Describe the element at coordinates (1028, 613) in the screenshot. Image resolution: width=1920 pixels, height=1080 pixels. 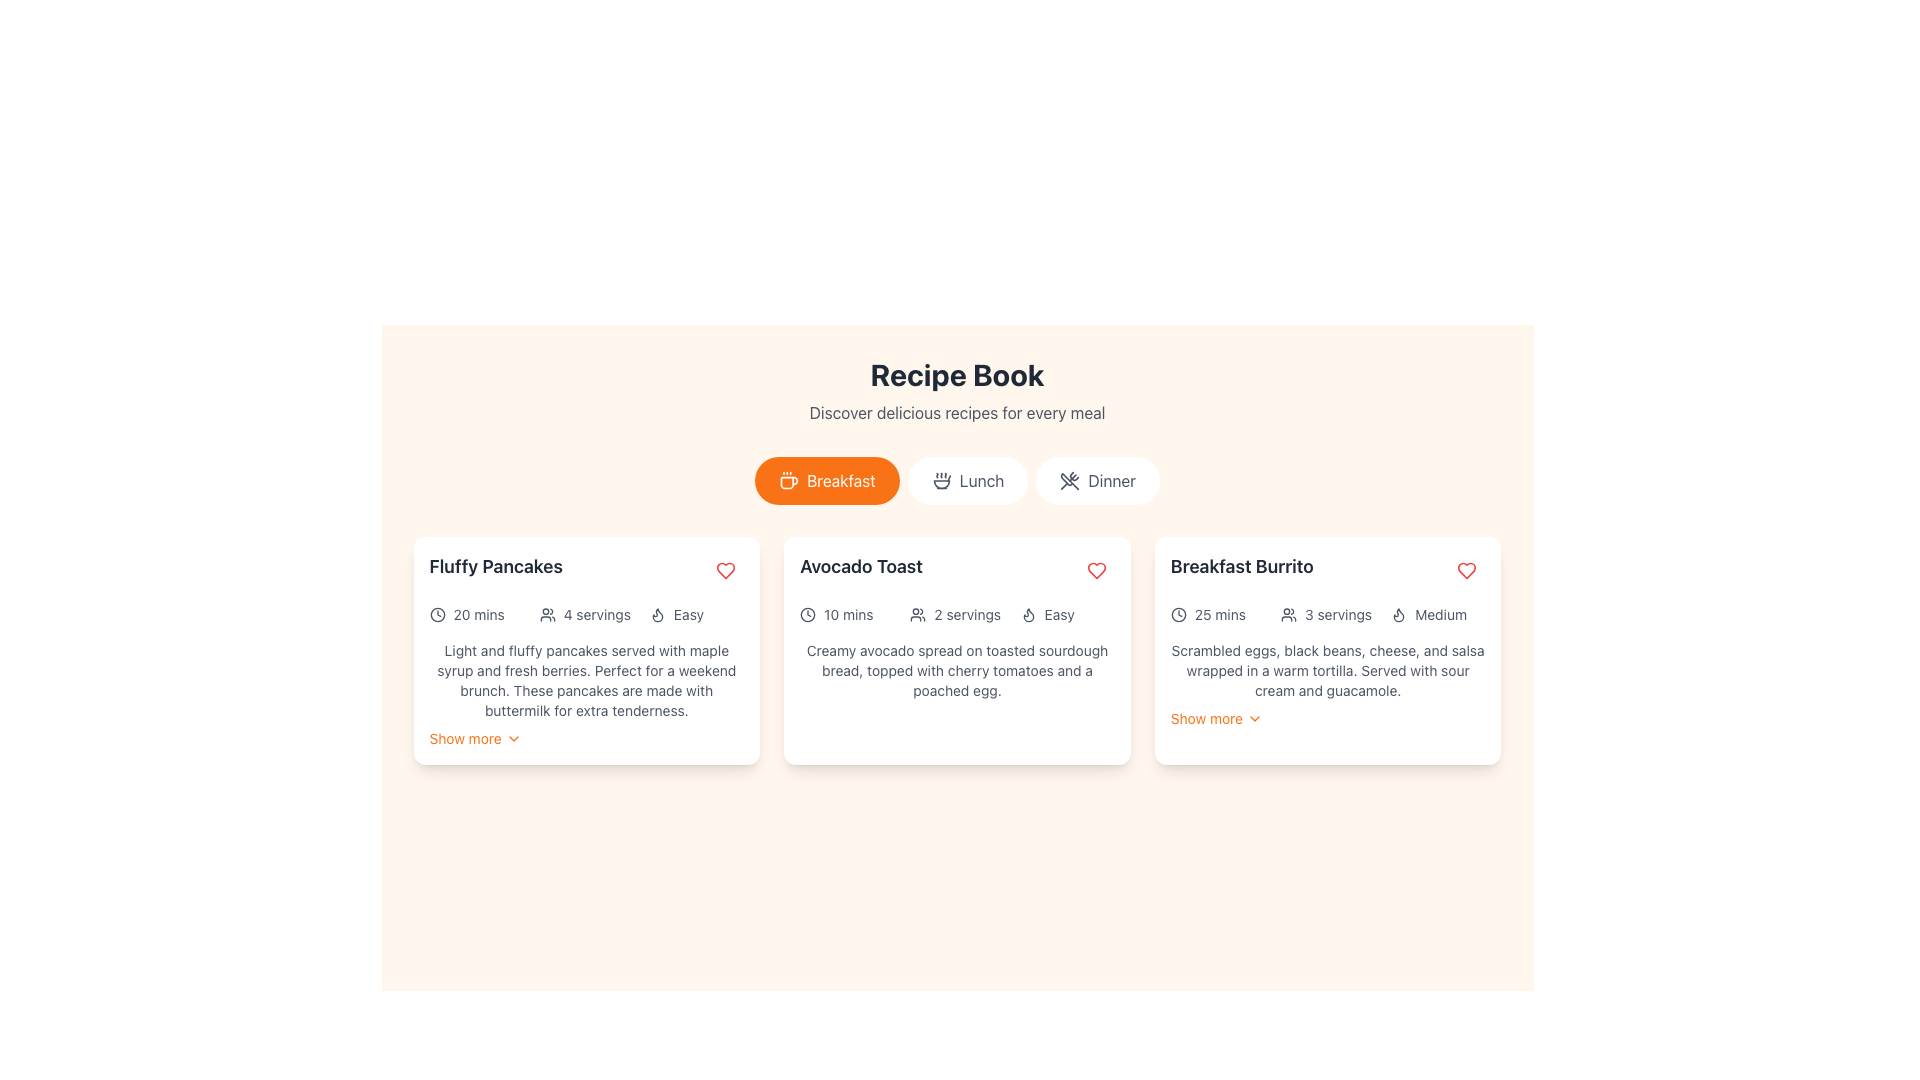
I see `the flame-shaped icon outlined in dark gray, located to the left of the 'Easy' text within the 'Avocado Toast' card` at that location.